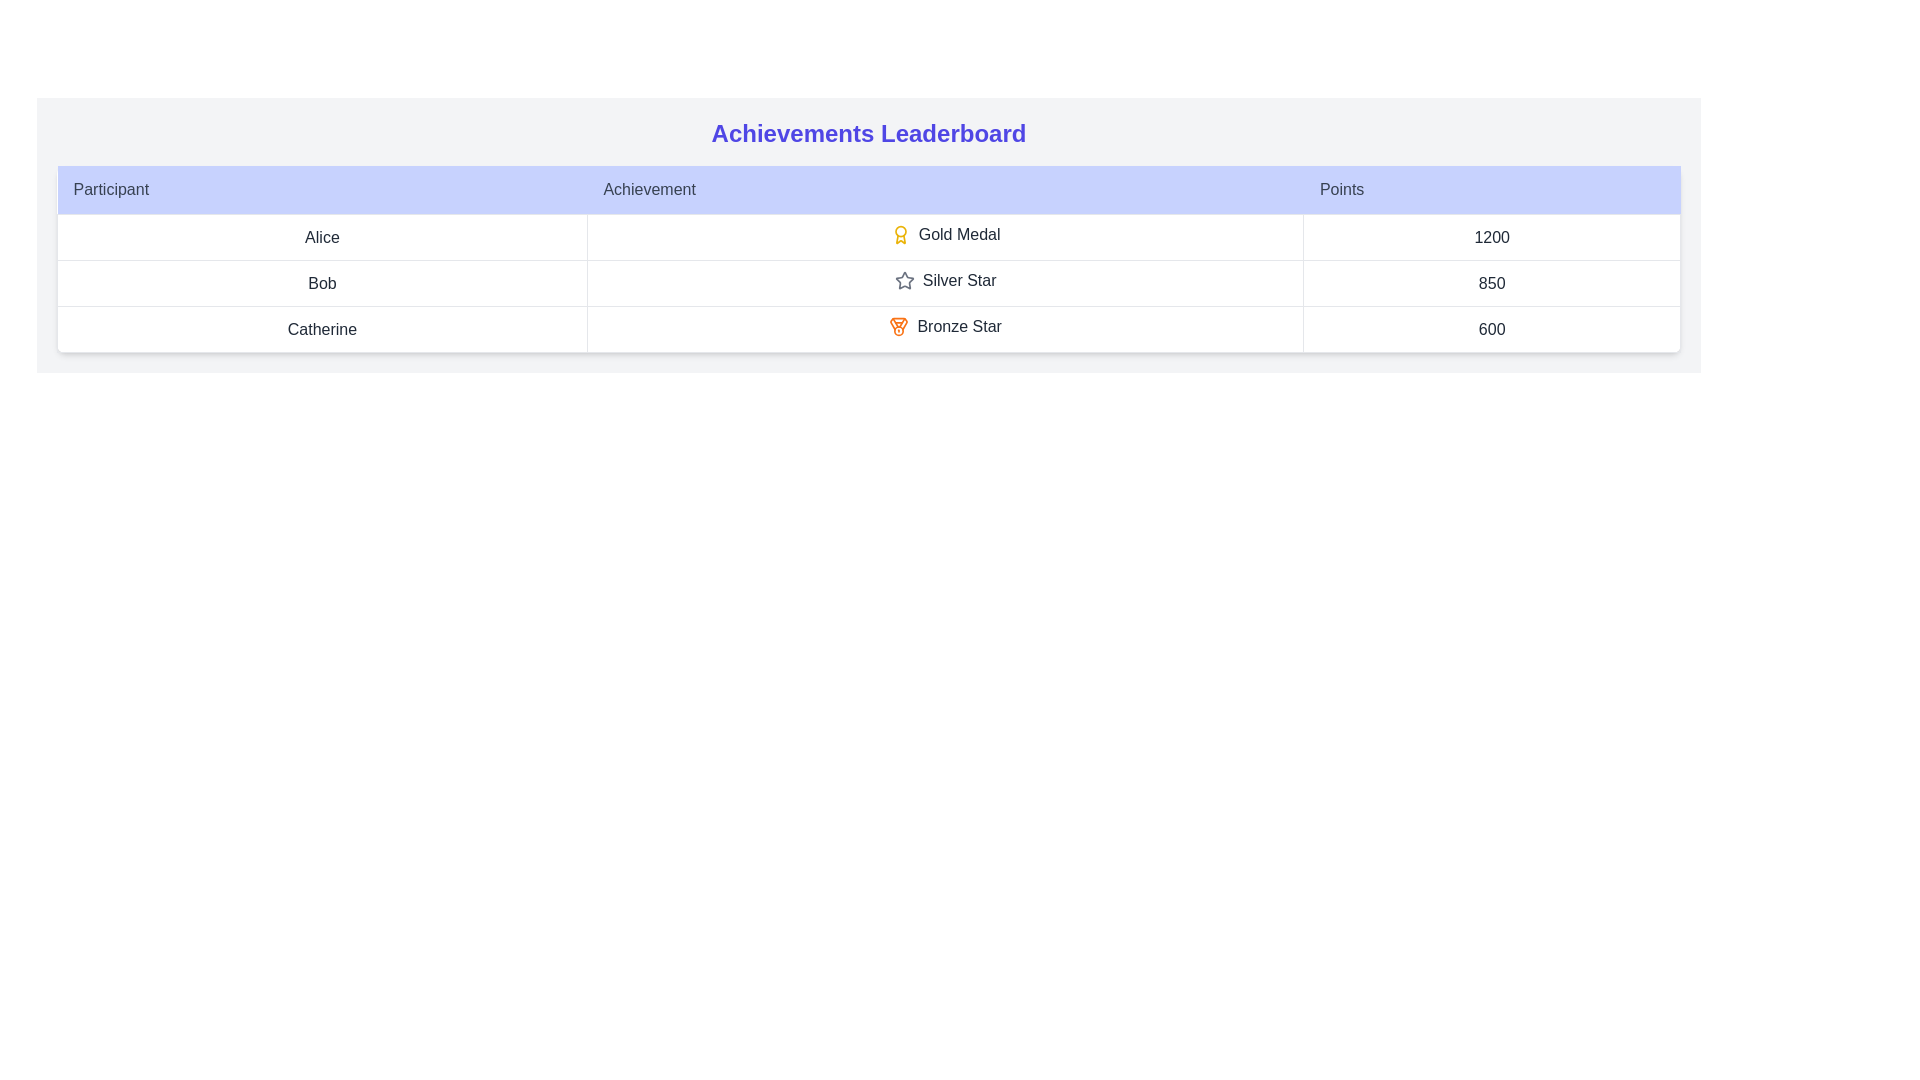  I want to click on the centered textual header element displaying 'Achievements Leaderboard' which is bold and purple in color, located above the table structure, so click(868, 134).